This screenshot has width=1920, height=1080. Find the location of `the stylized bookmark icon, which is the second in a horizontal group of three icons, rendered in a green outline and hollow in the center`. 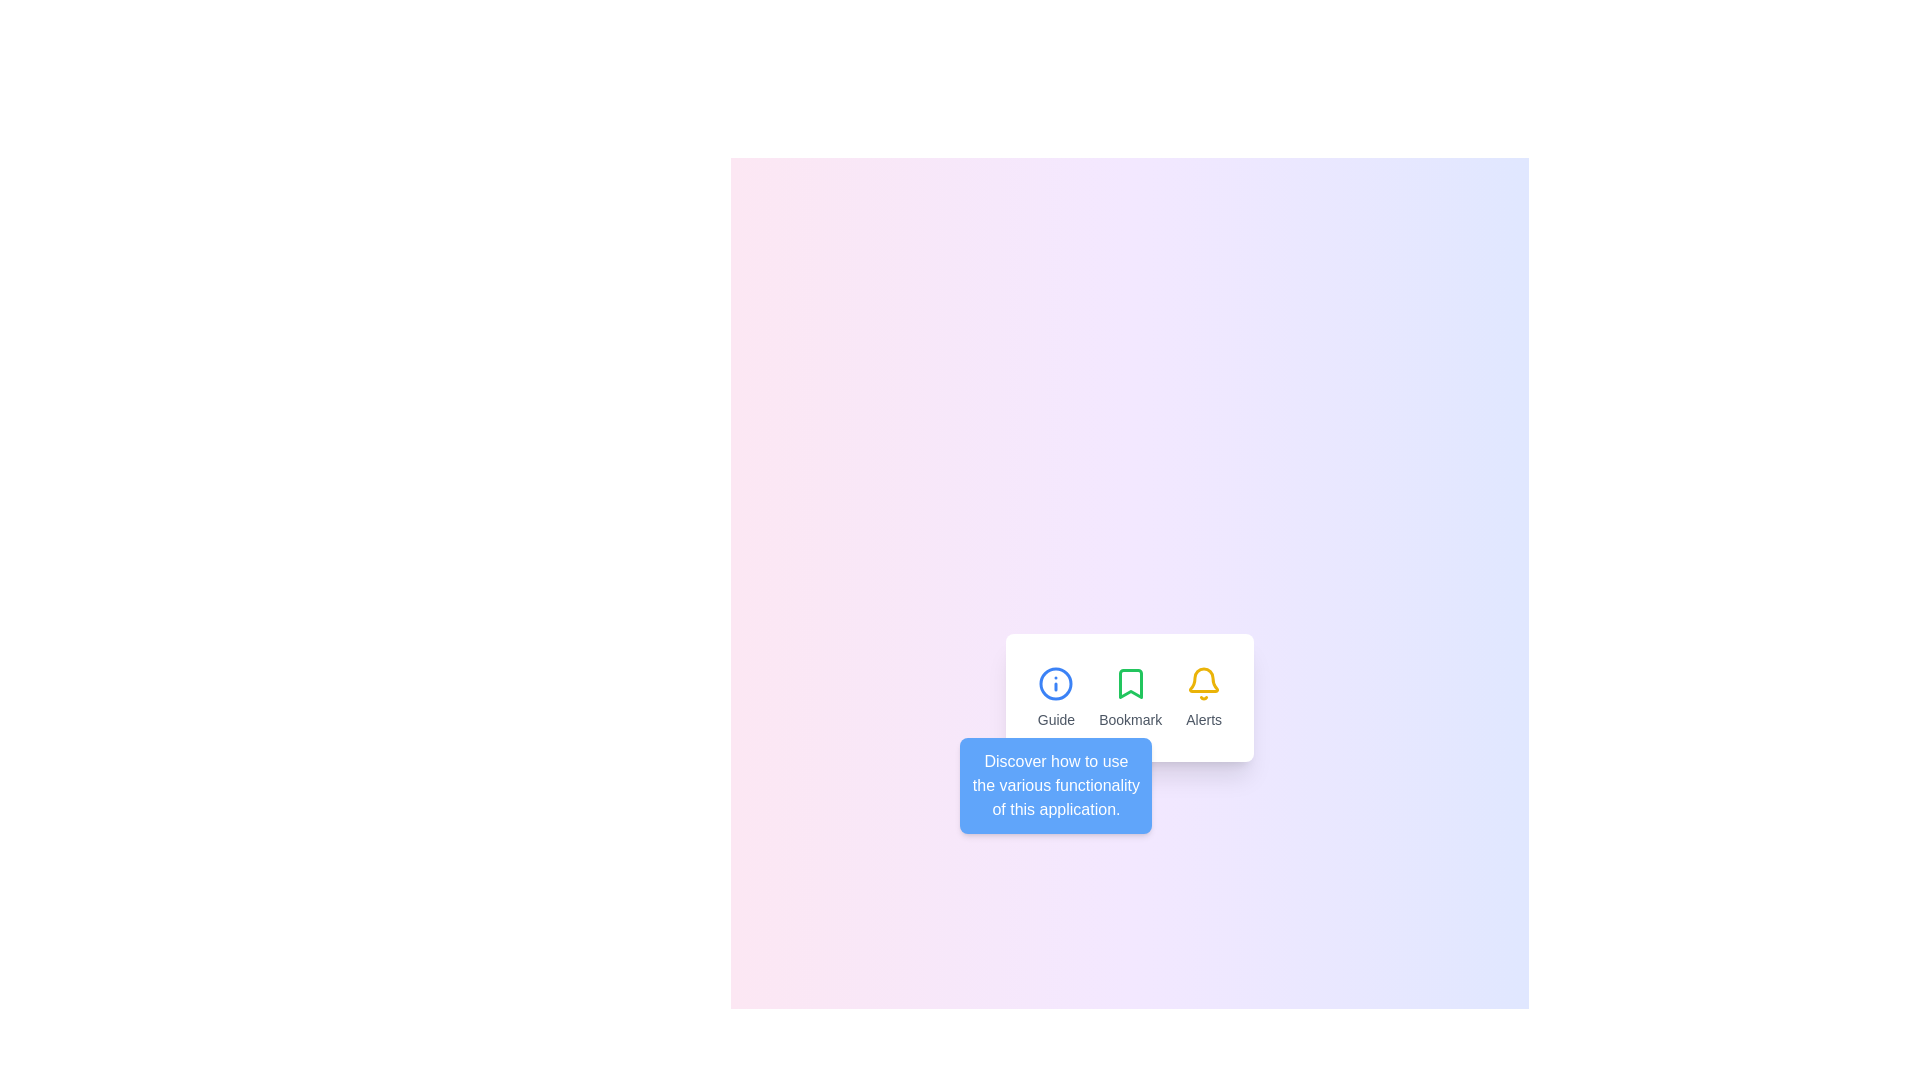

the stylized bookmark icon, which is the second in a horizontal group of three icons, rendered in a green outline and hollow in the center is located at coordinates (1130, 682).